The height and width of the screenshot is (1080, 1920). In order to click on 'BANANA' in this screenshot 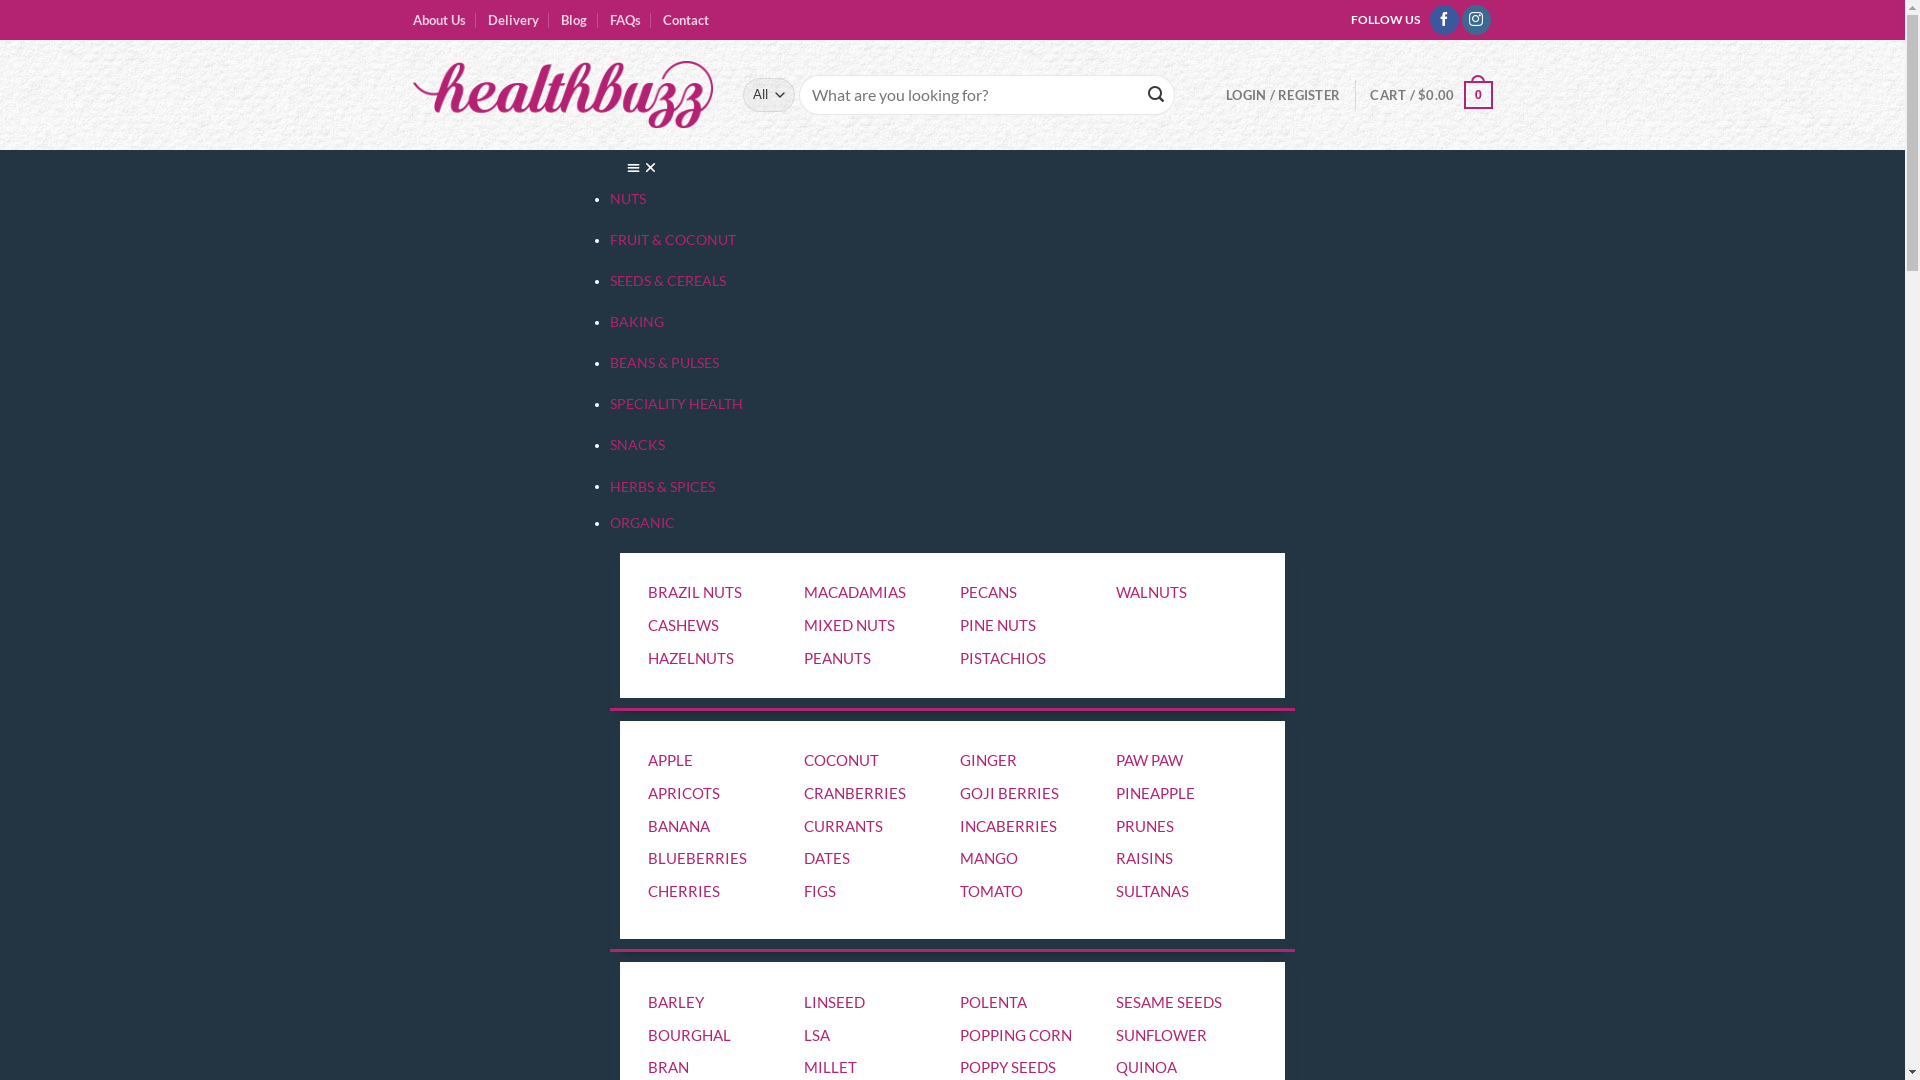, I will do `click(678, 825)`.